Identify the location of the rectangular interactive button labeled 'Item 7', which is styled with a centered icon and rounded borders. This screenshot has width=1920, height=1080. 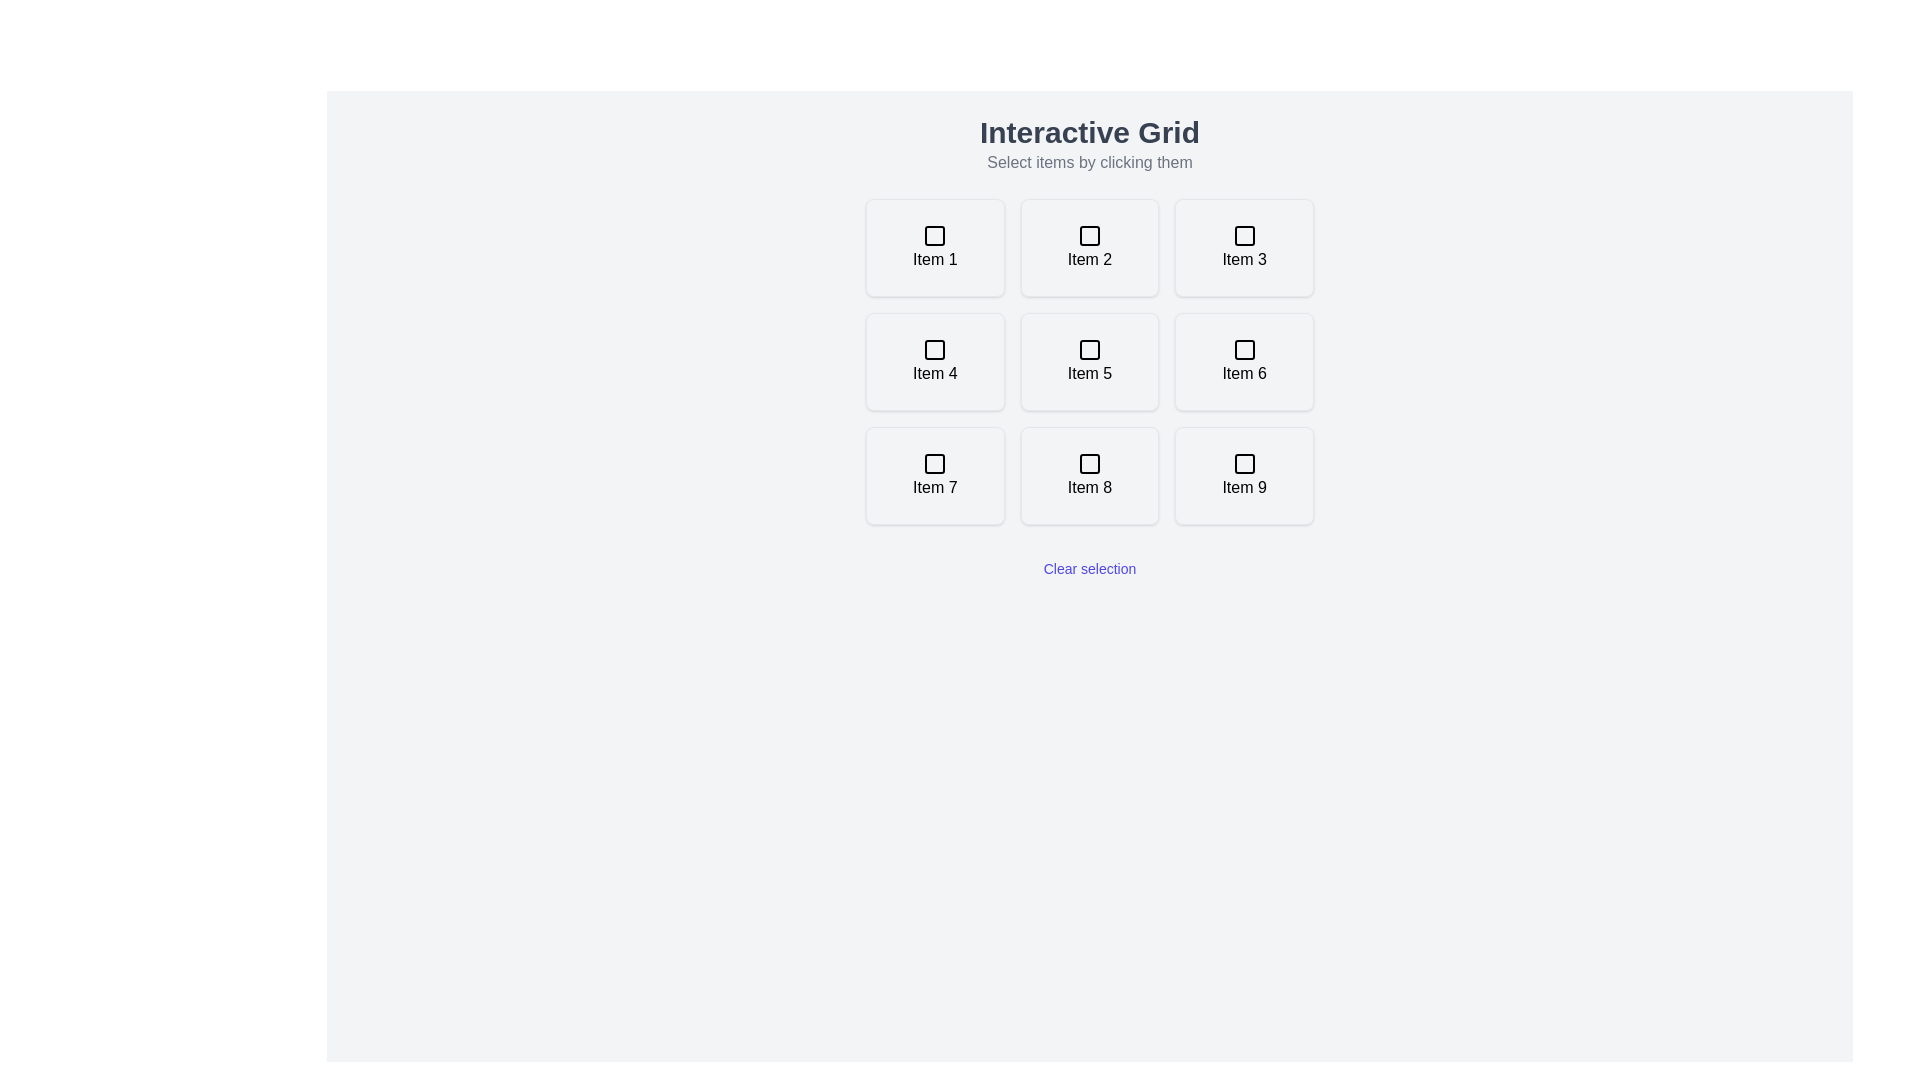
(934, 475).